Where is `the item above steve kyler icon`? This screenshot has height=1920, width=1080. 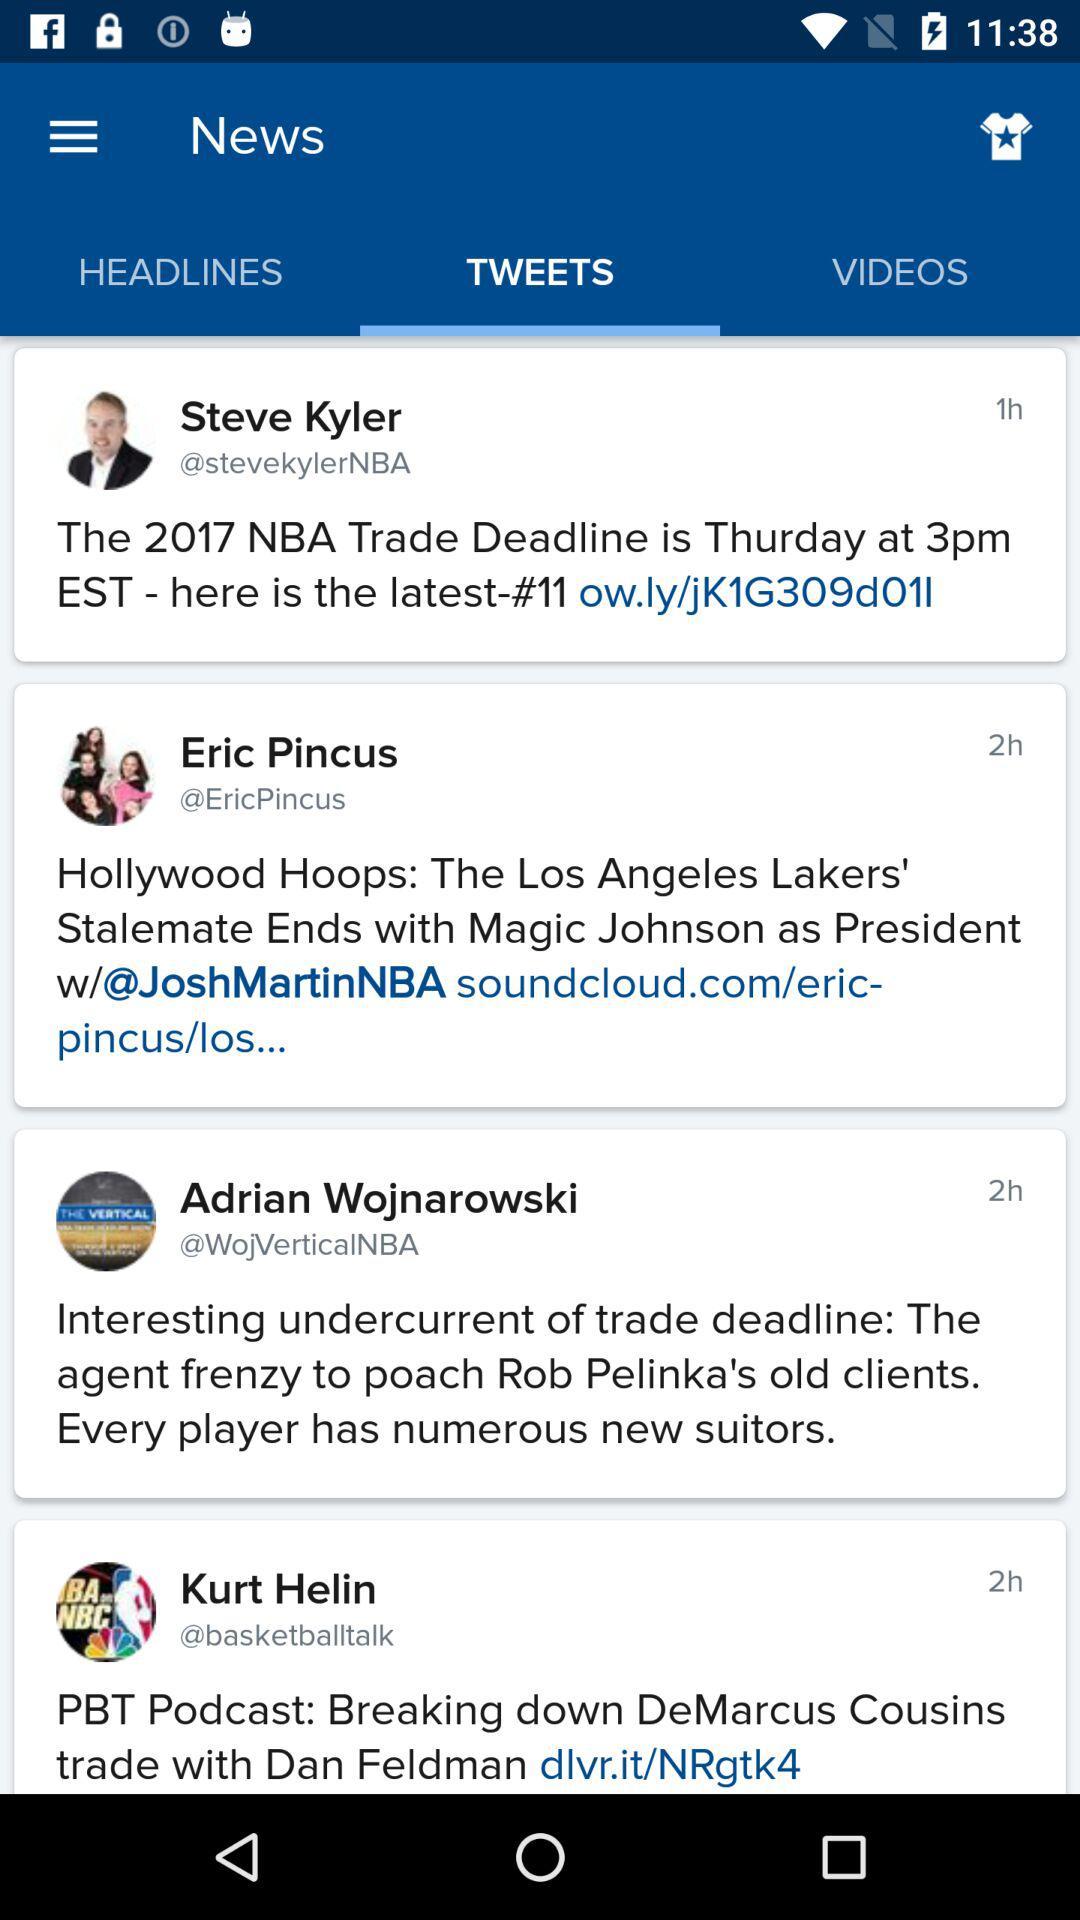
the item above steve kyler icon is located at coordinates (540, 272).